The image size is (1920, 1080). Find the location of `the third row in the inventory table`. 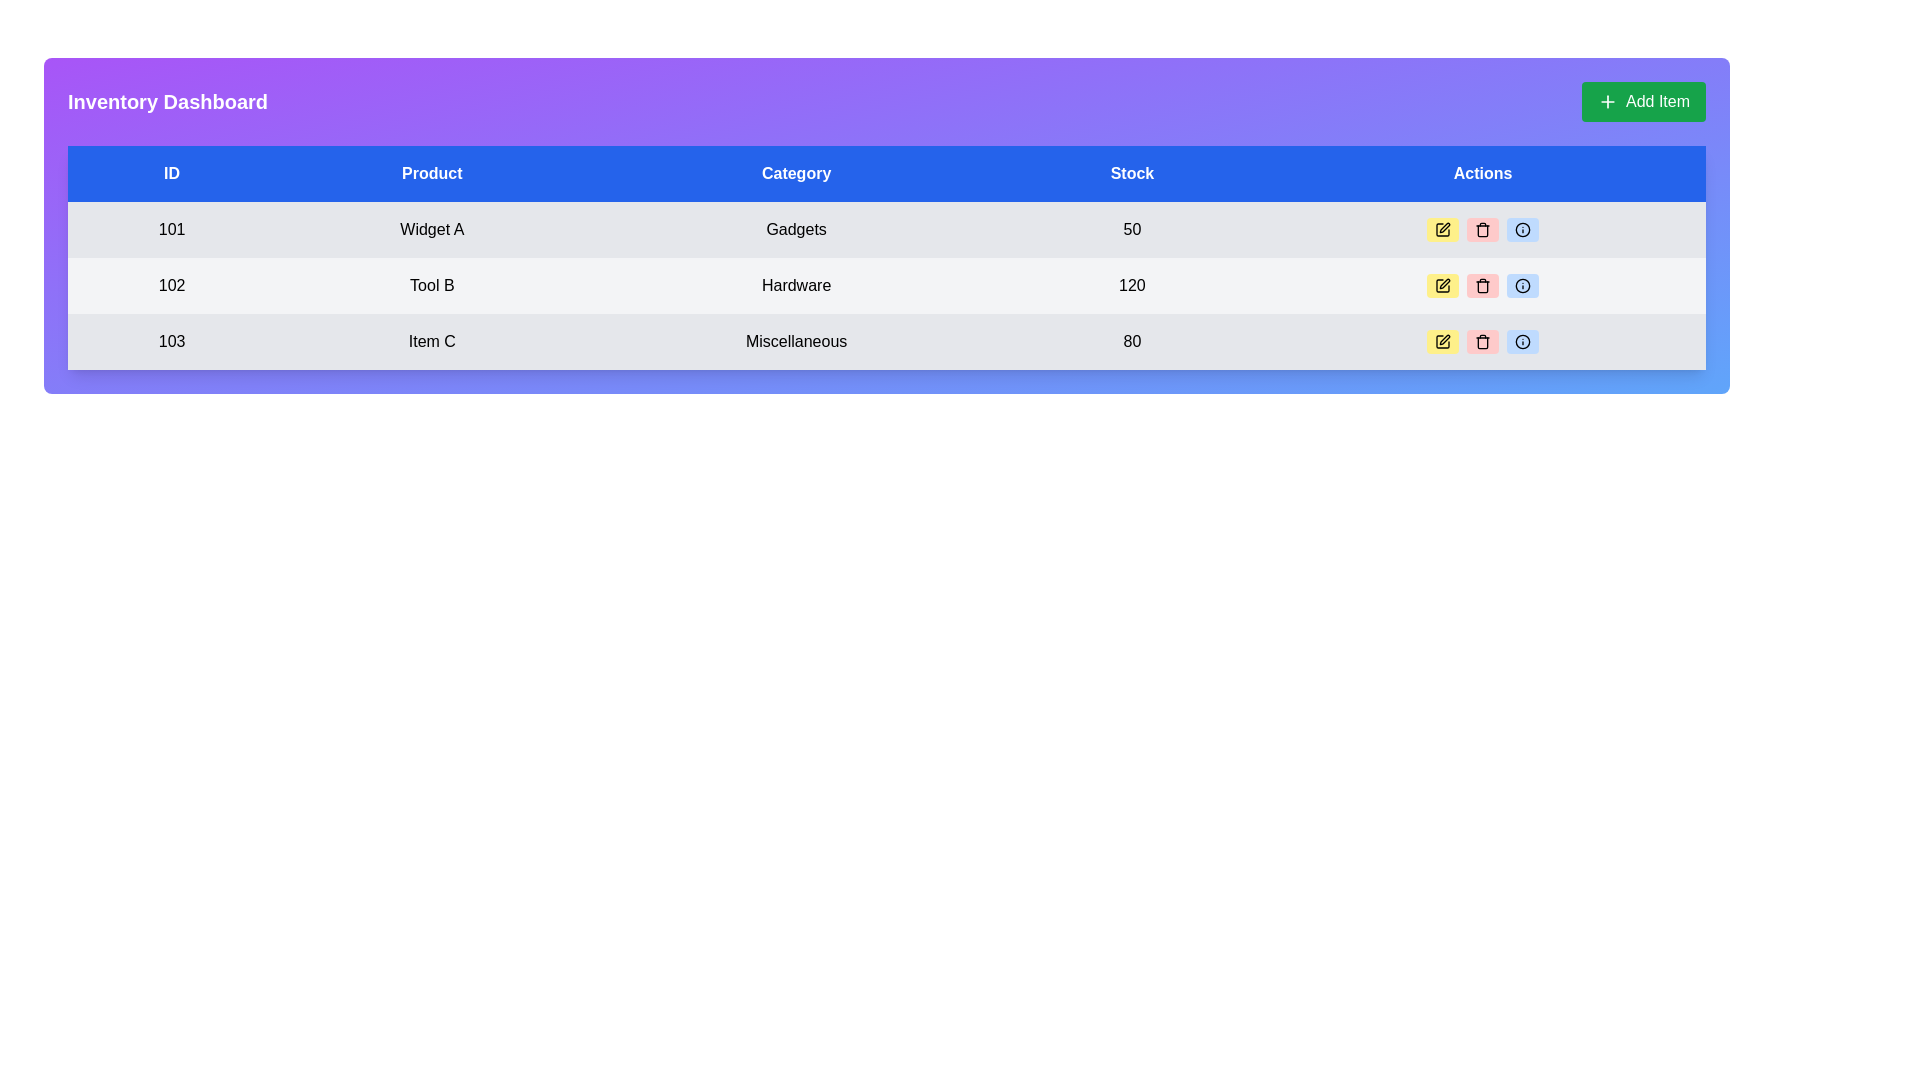

the third row in the inventory table is located at coordinates (886, 341).